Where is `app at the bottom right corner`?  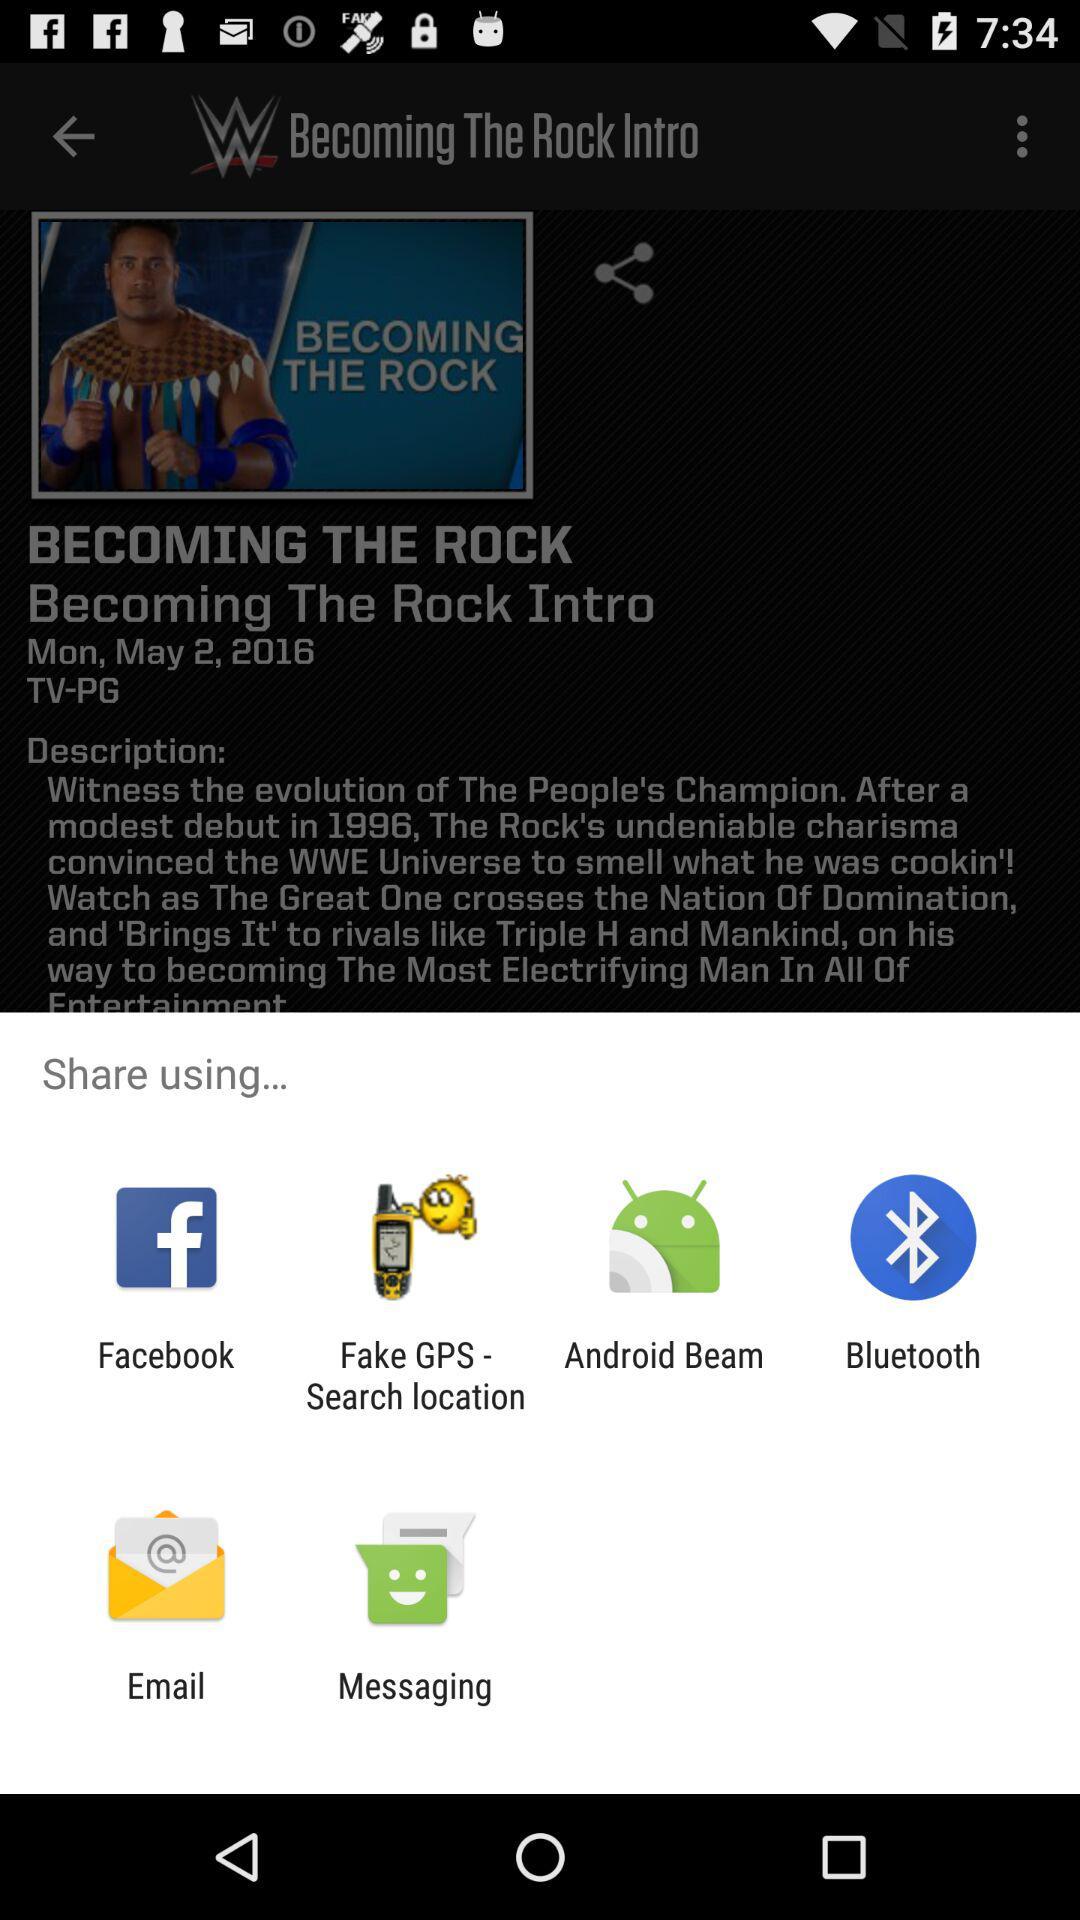
app at the bottom right corner is located at coordinates (913, 1374).